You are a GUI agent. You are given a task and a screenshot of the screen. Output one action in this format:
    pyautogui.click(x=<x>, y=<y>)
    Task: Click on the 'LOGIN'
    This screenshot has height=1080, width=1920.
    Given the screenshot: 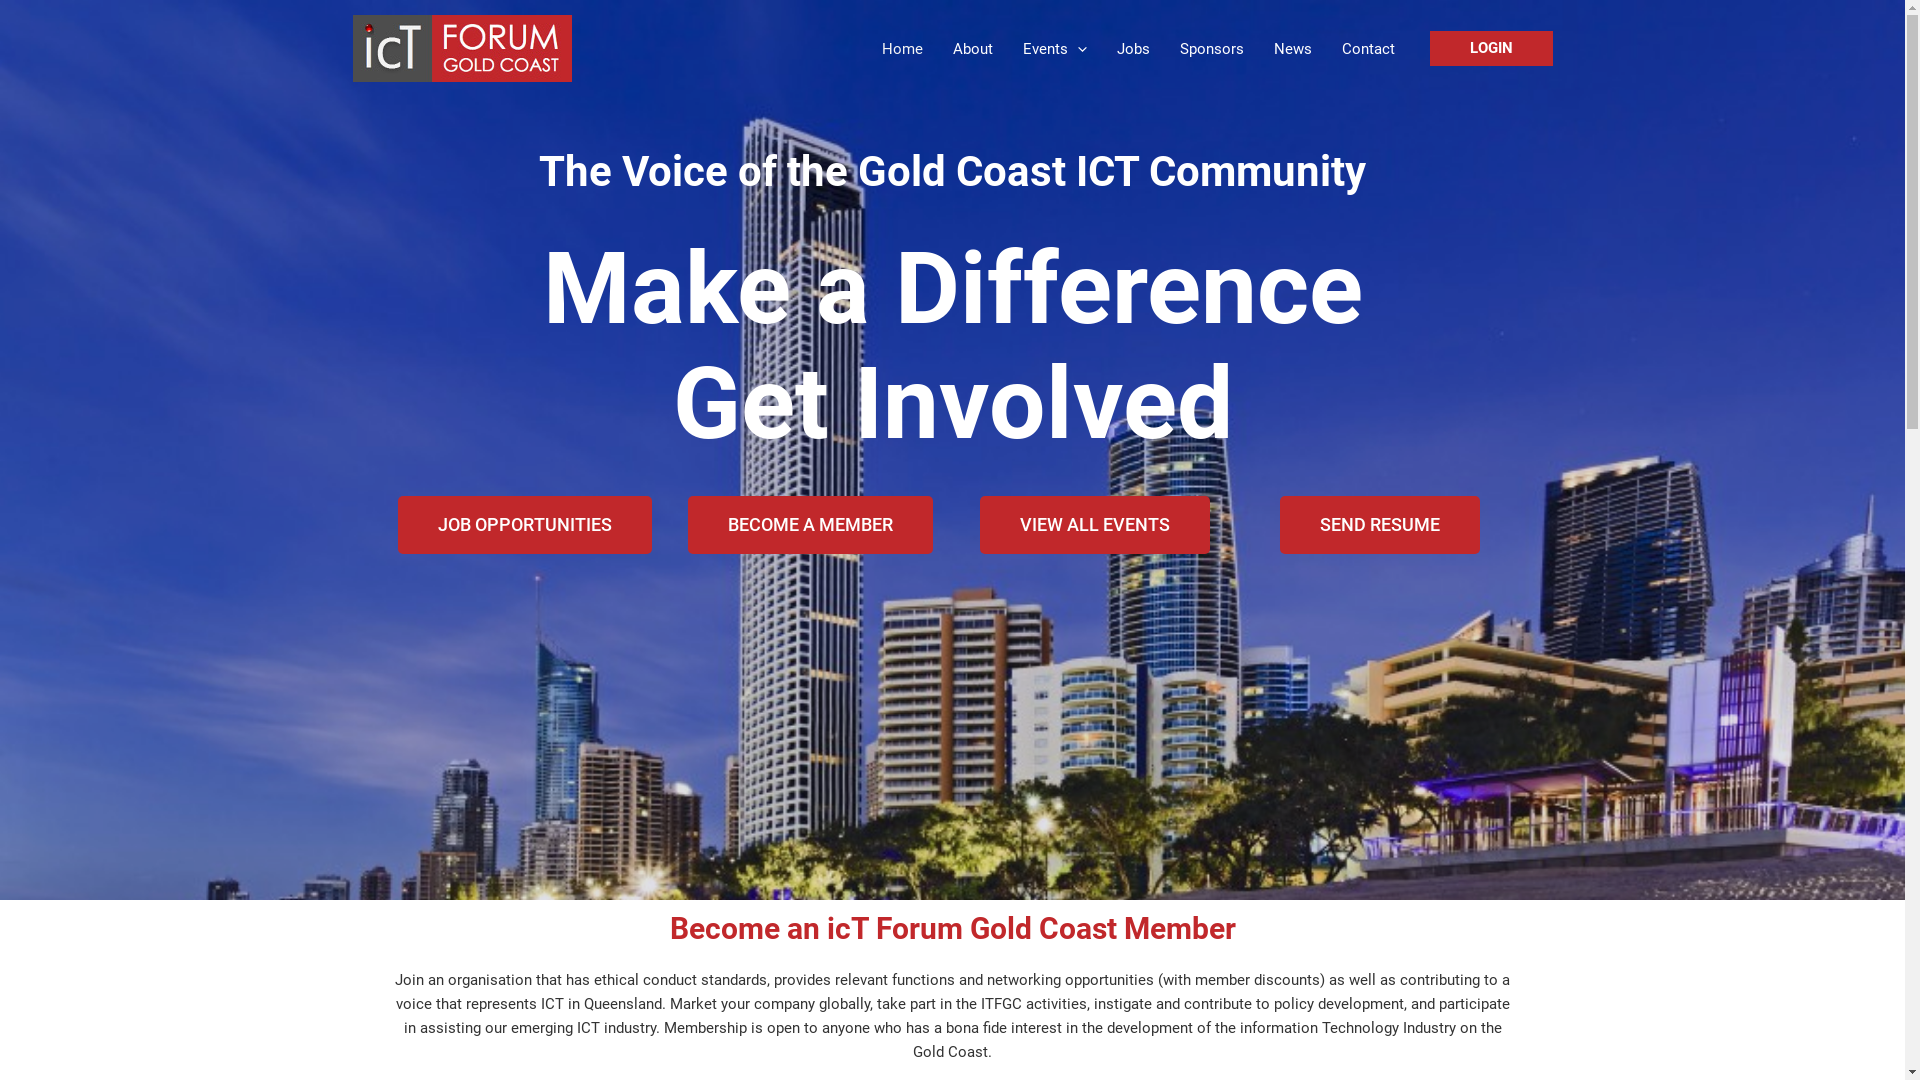 What is the action you would take?
    pyautogui.click(x=1491, y=47)
    